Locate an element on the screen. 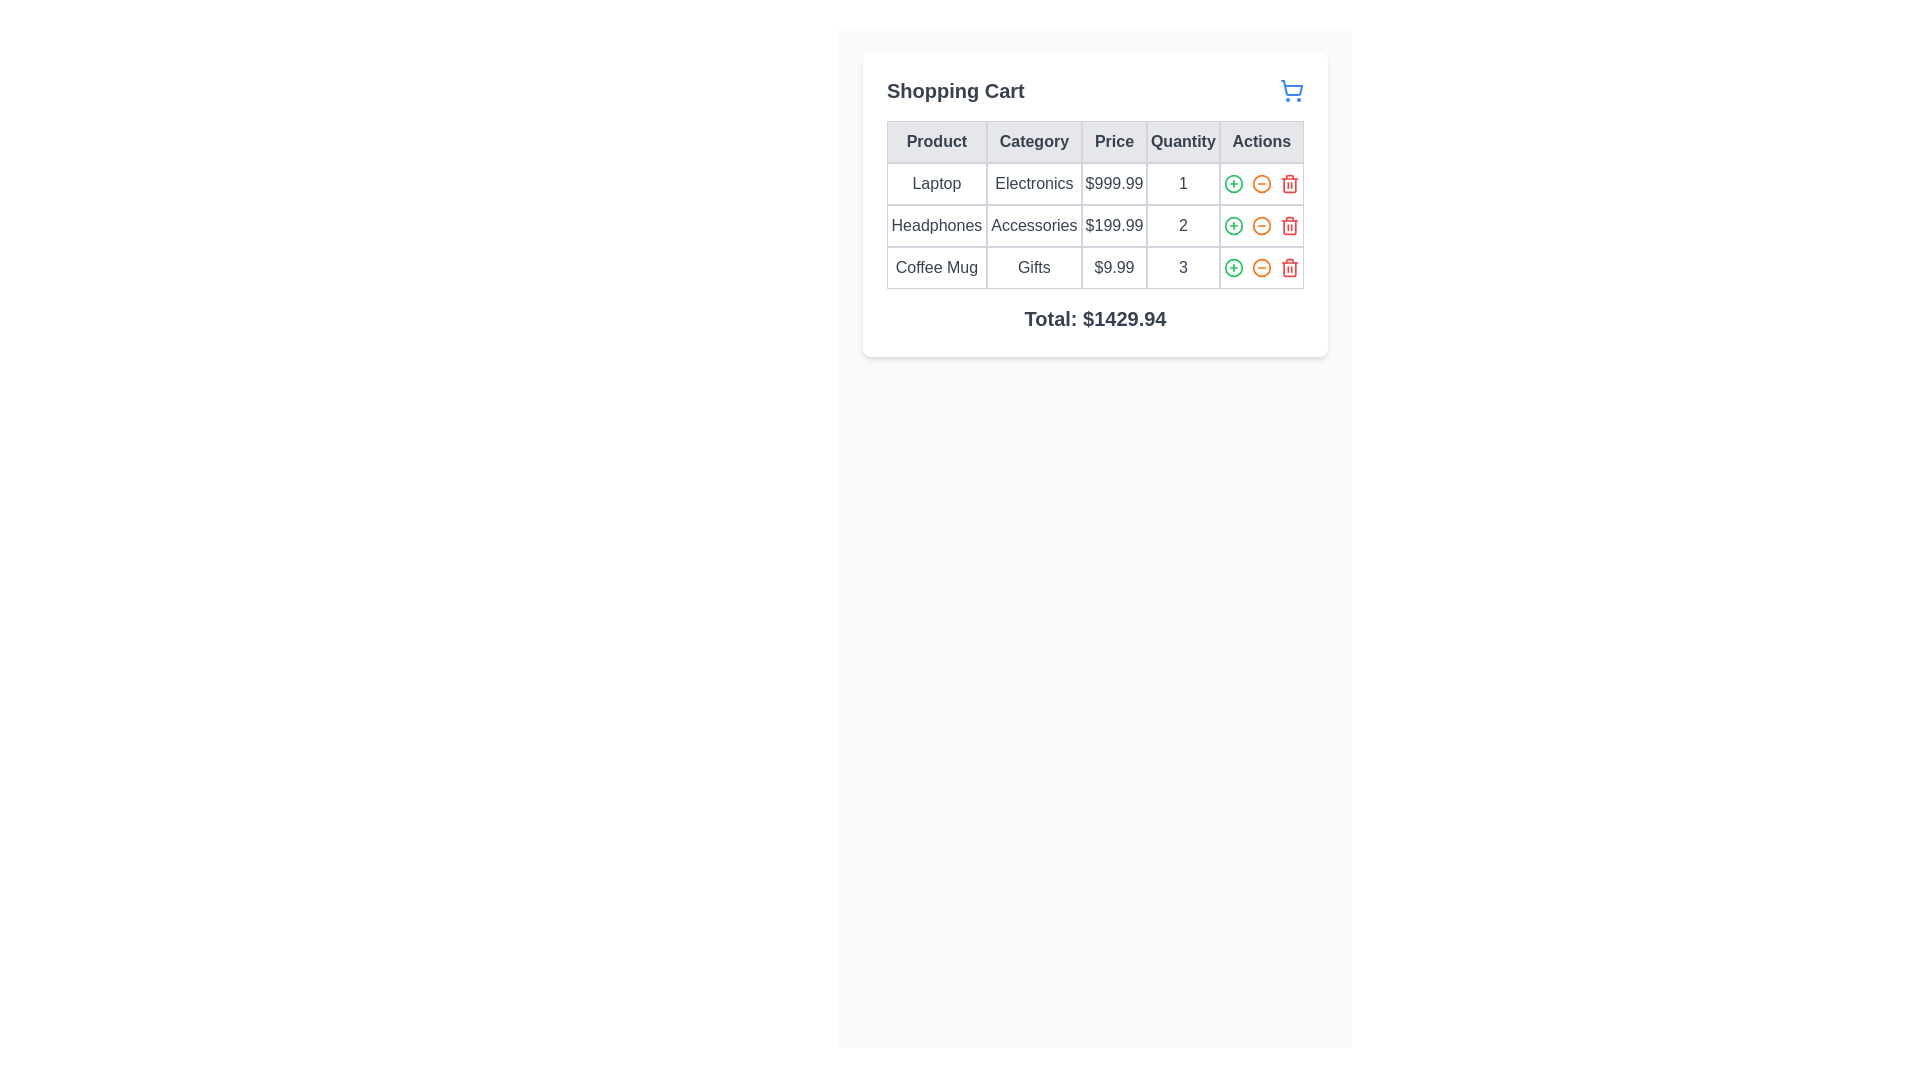  the trash icon in the 'Actions' column of the table row for 'Headphones' is located at coordinates (1289, 226).